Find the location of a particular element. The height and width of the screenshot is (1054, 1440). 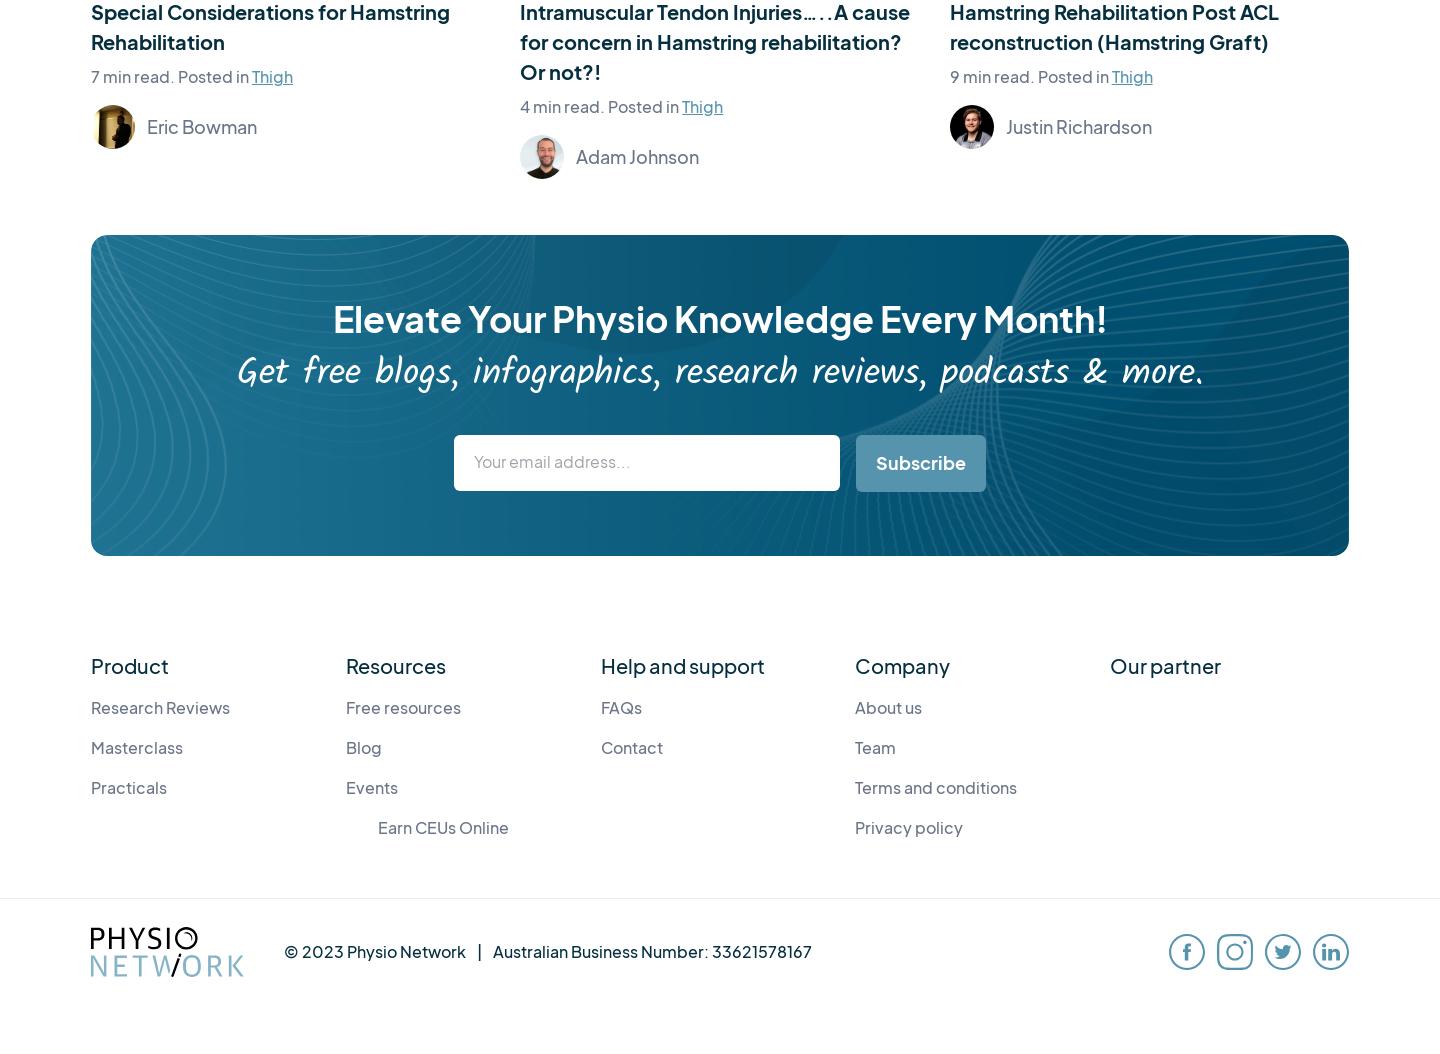

'Eric Bowman' is located at coordinates (202, 126).